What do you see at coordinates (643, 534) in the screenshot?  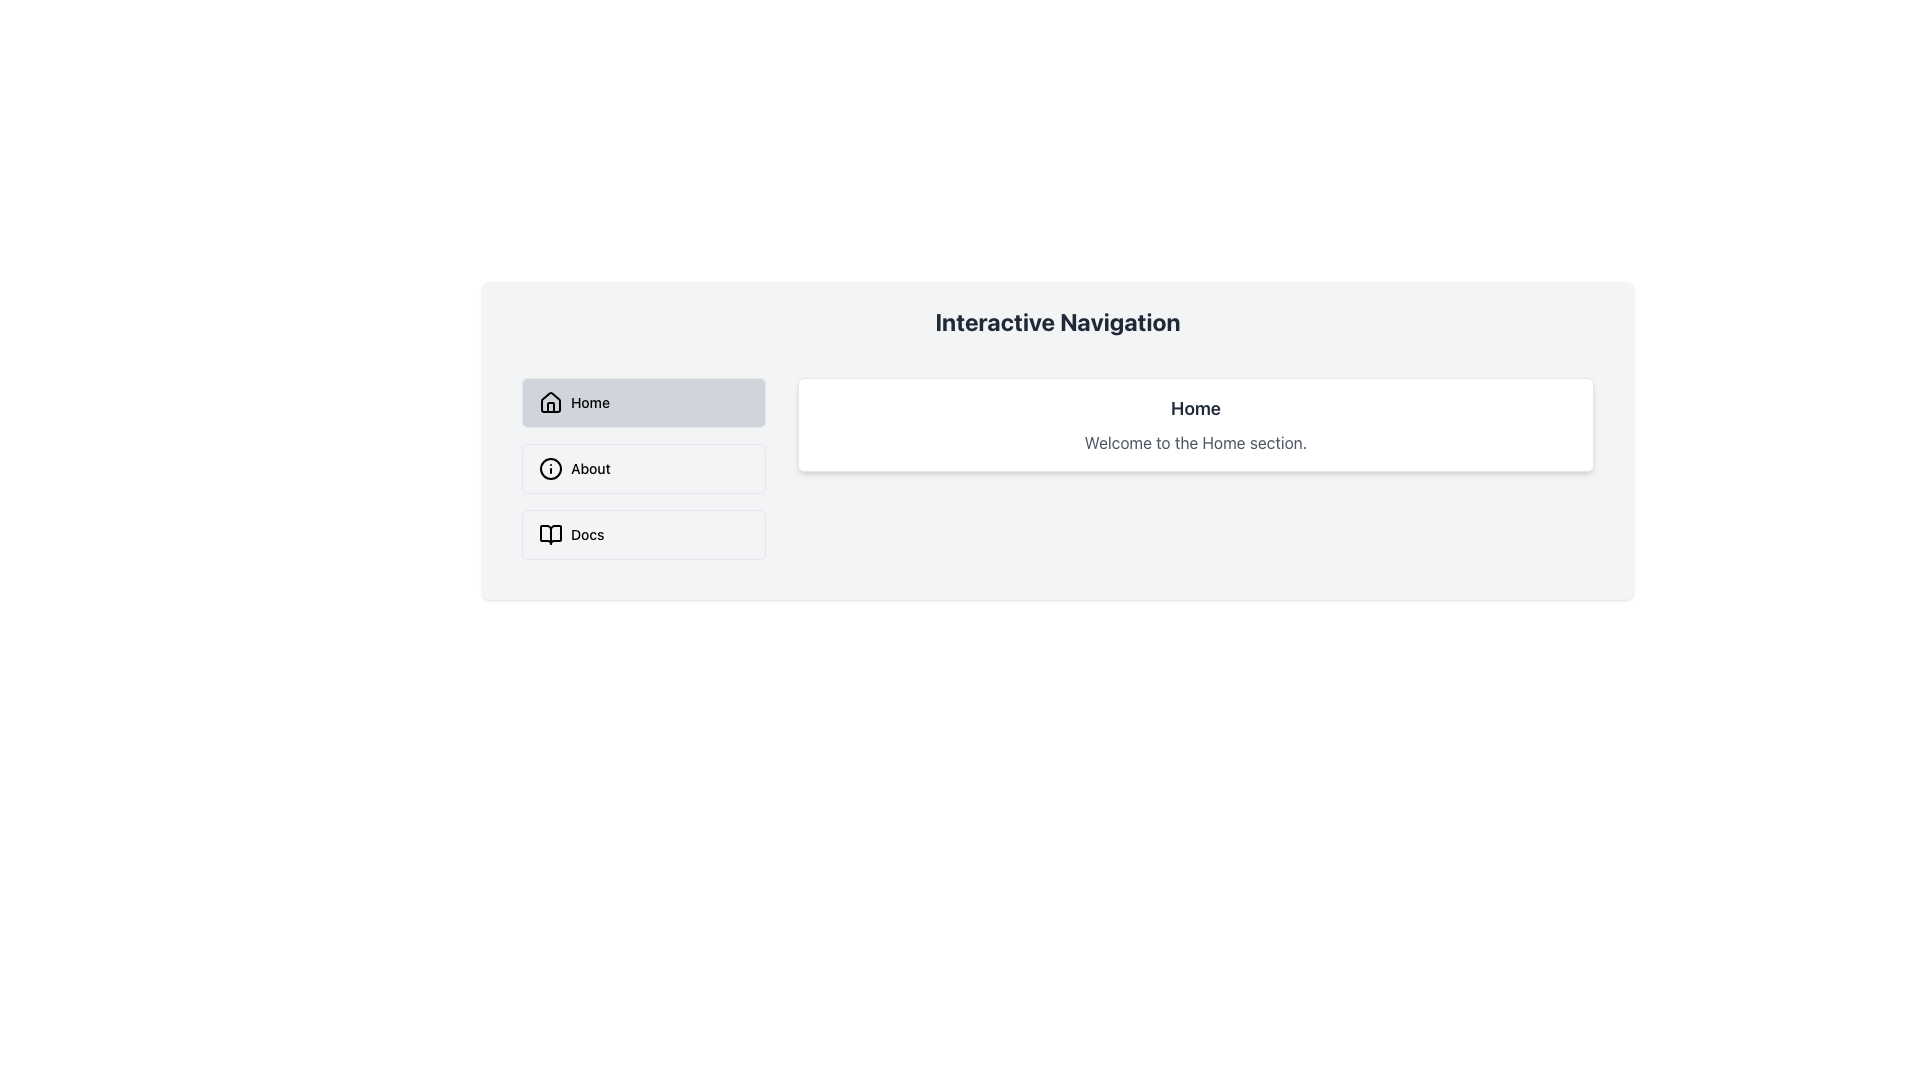 I see `the 'Docs' button located at the bottom of the navigation section` at bounding box center [643, 534].